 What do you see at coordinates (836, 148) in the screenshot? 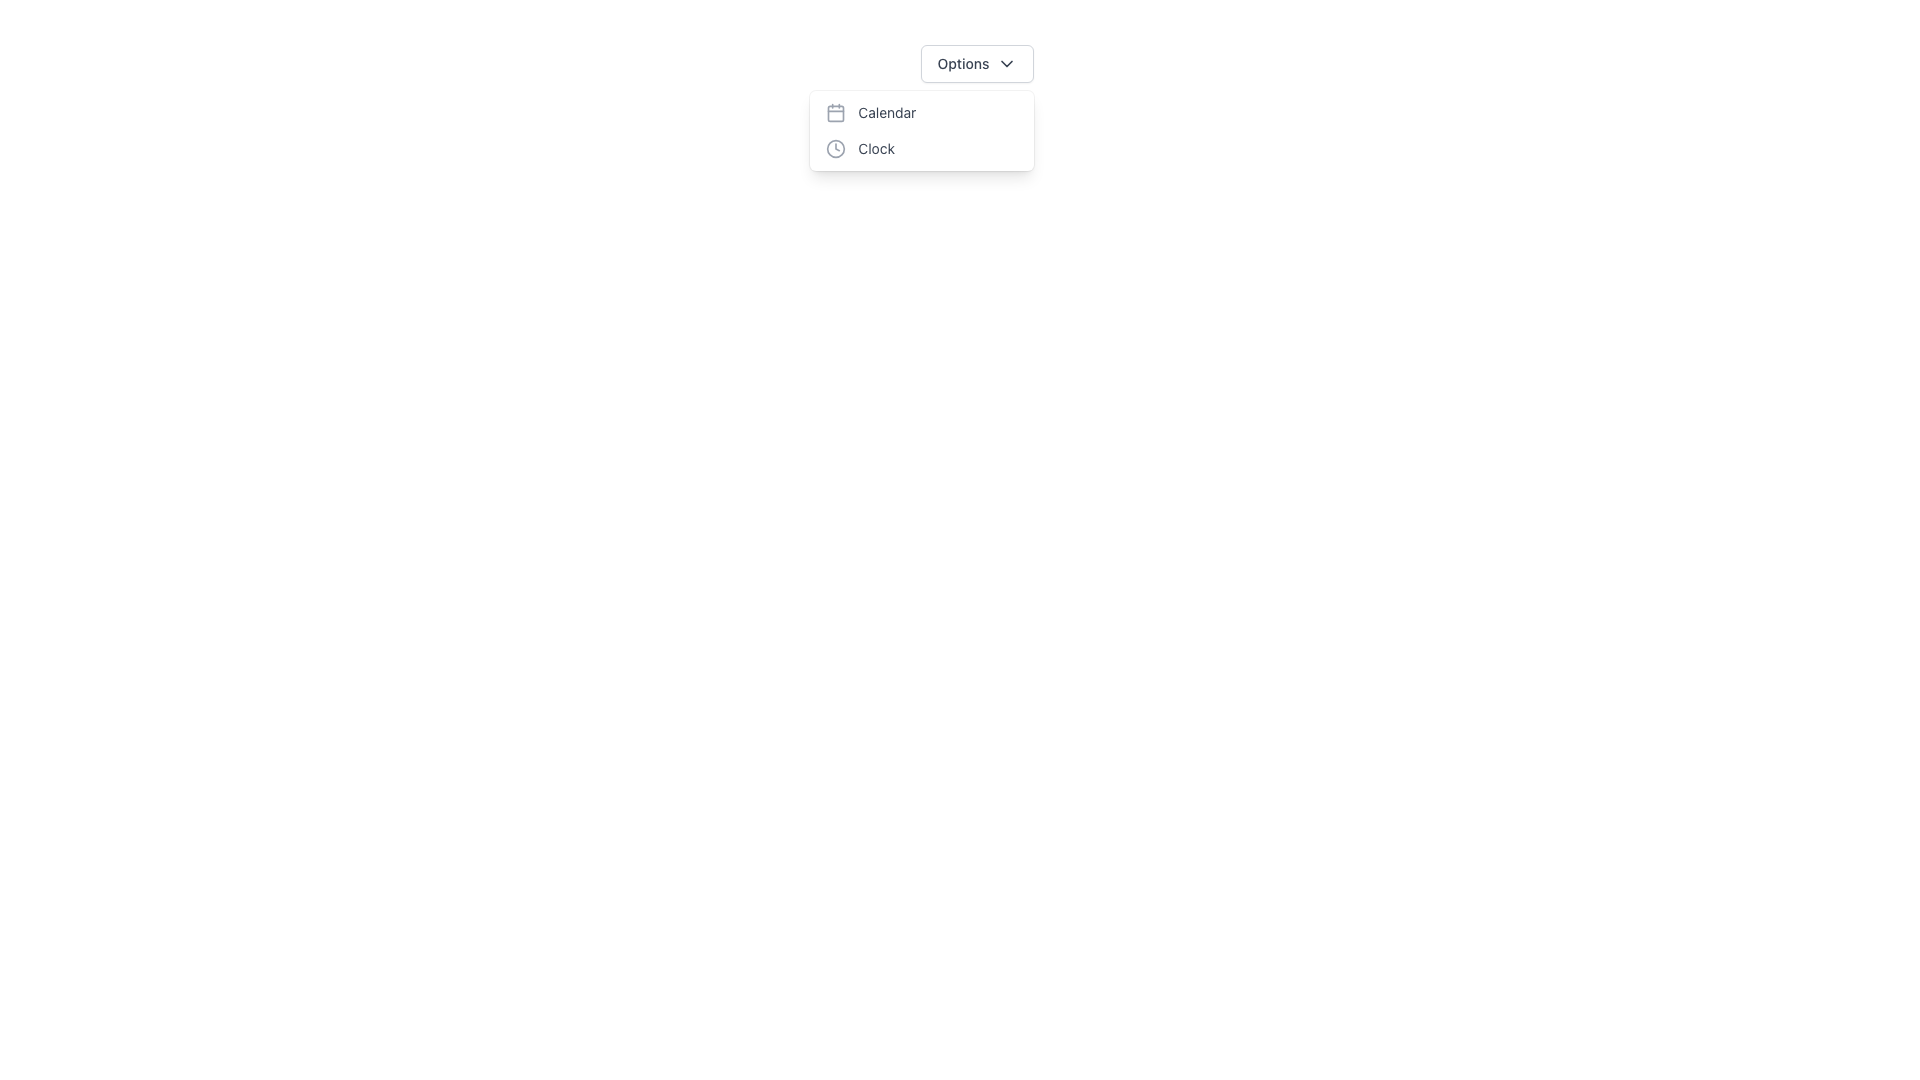
I see `the 'Clock' menu item icon, which is visually aligned with the text label and located in the leftmost part of the menu item` at bounding box center [836, 148].